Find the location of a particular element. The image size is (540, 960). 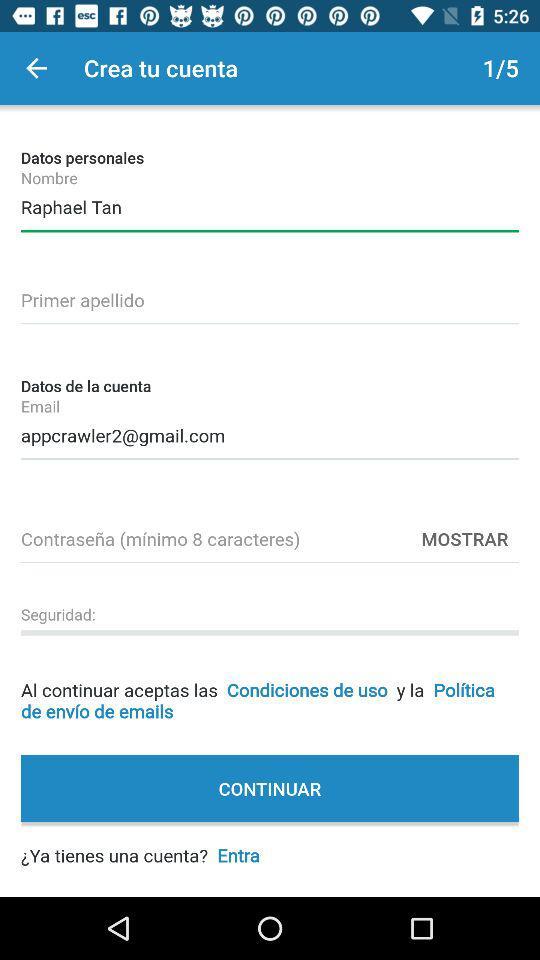

last name is located at coordinates (270, 296).